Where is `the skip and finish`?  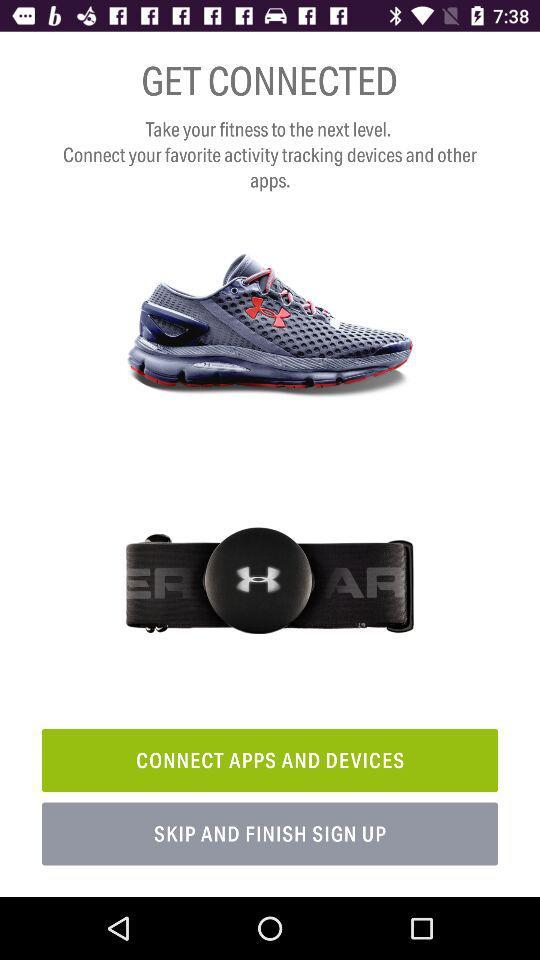 the skip and finish is located at coordinates (270, 834).